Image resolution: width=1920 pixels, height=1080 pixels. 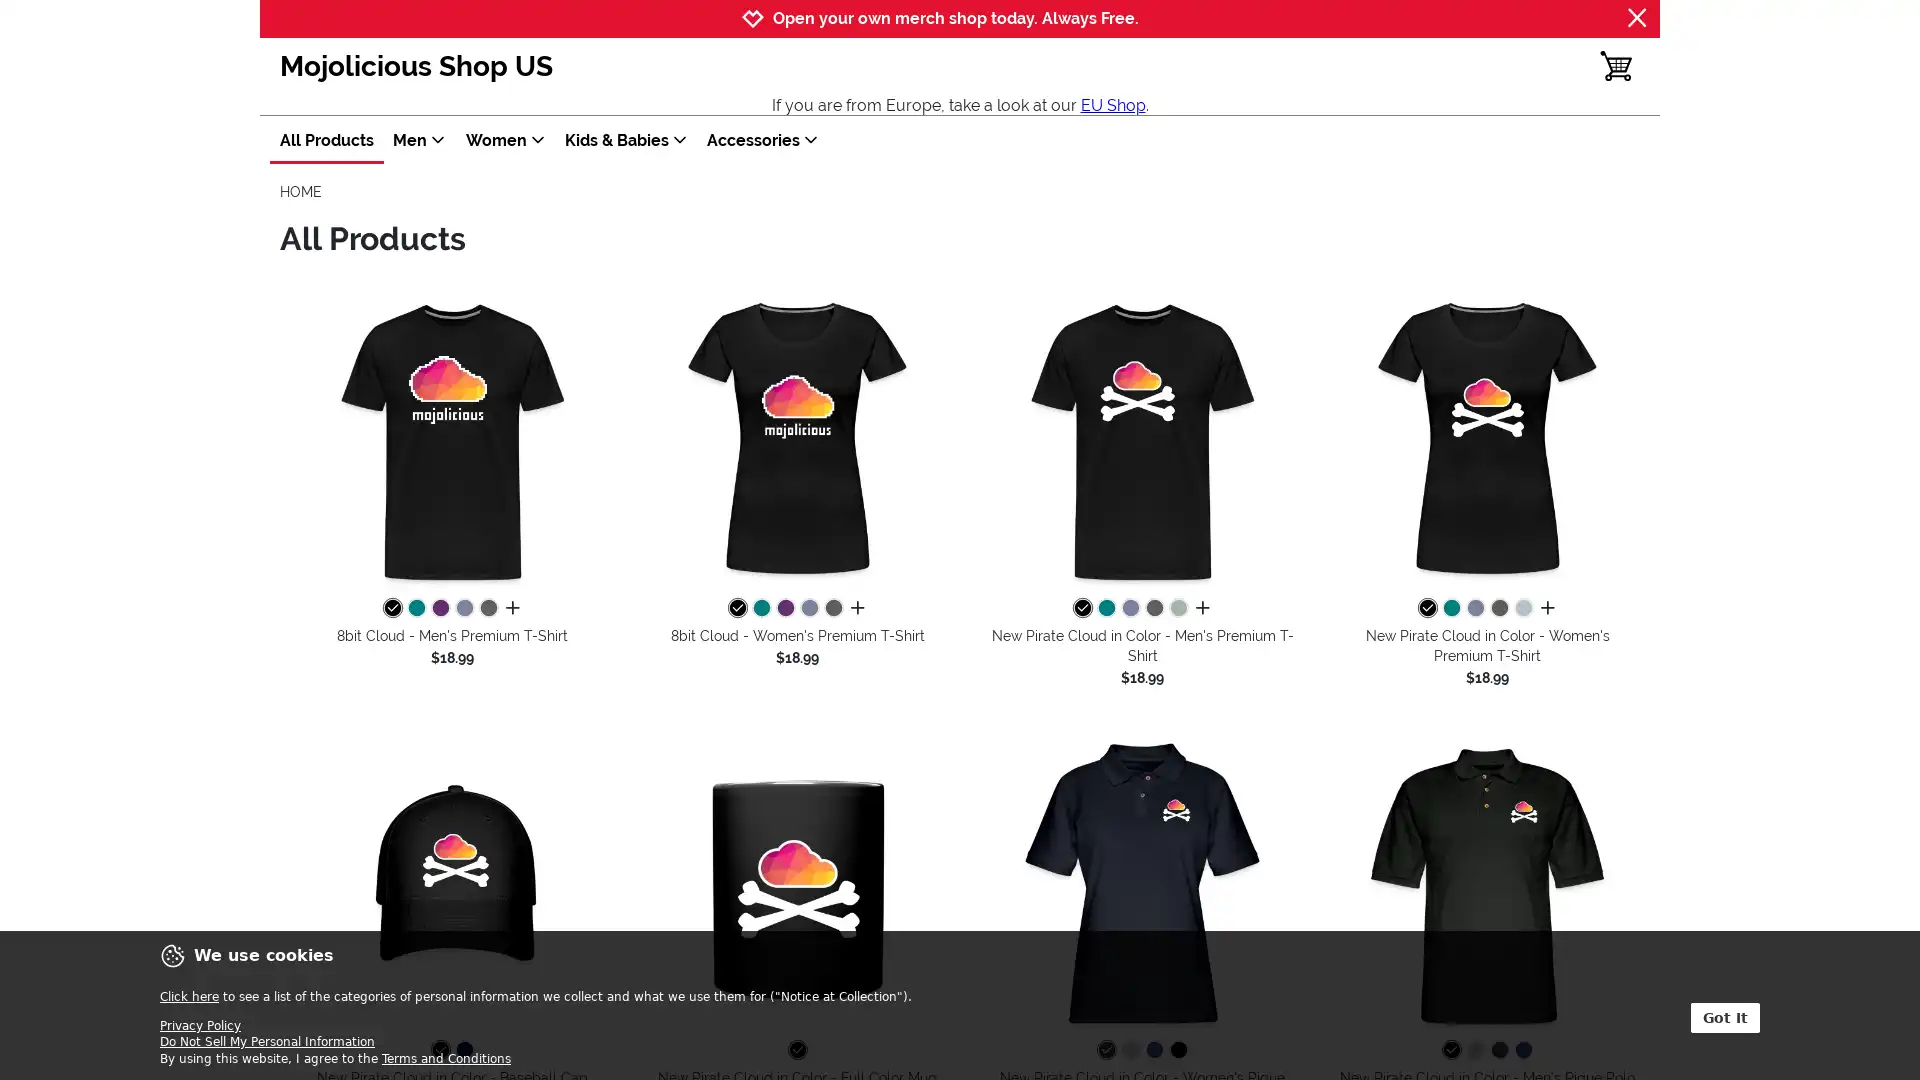 What do you see at coordinates (1129, 1050) in the screenshot?
I see `heather gray` at bounding box center [1129, 1050].